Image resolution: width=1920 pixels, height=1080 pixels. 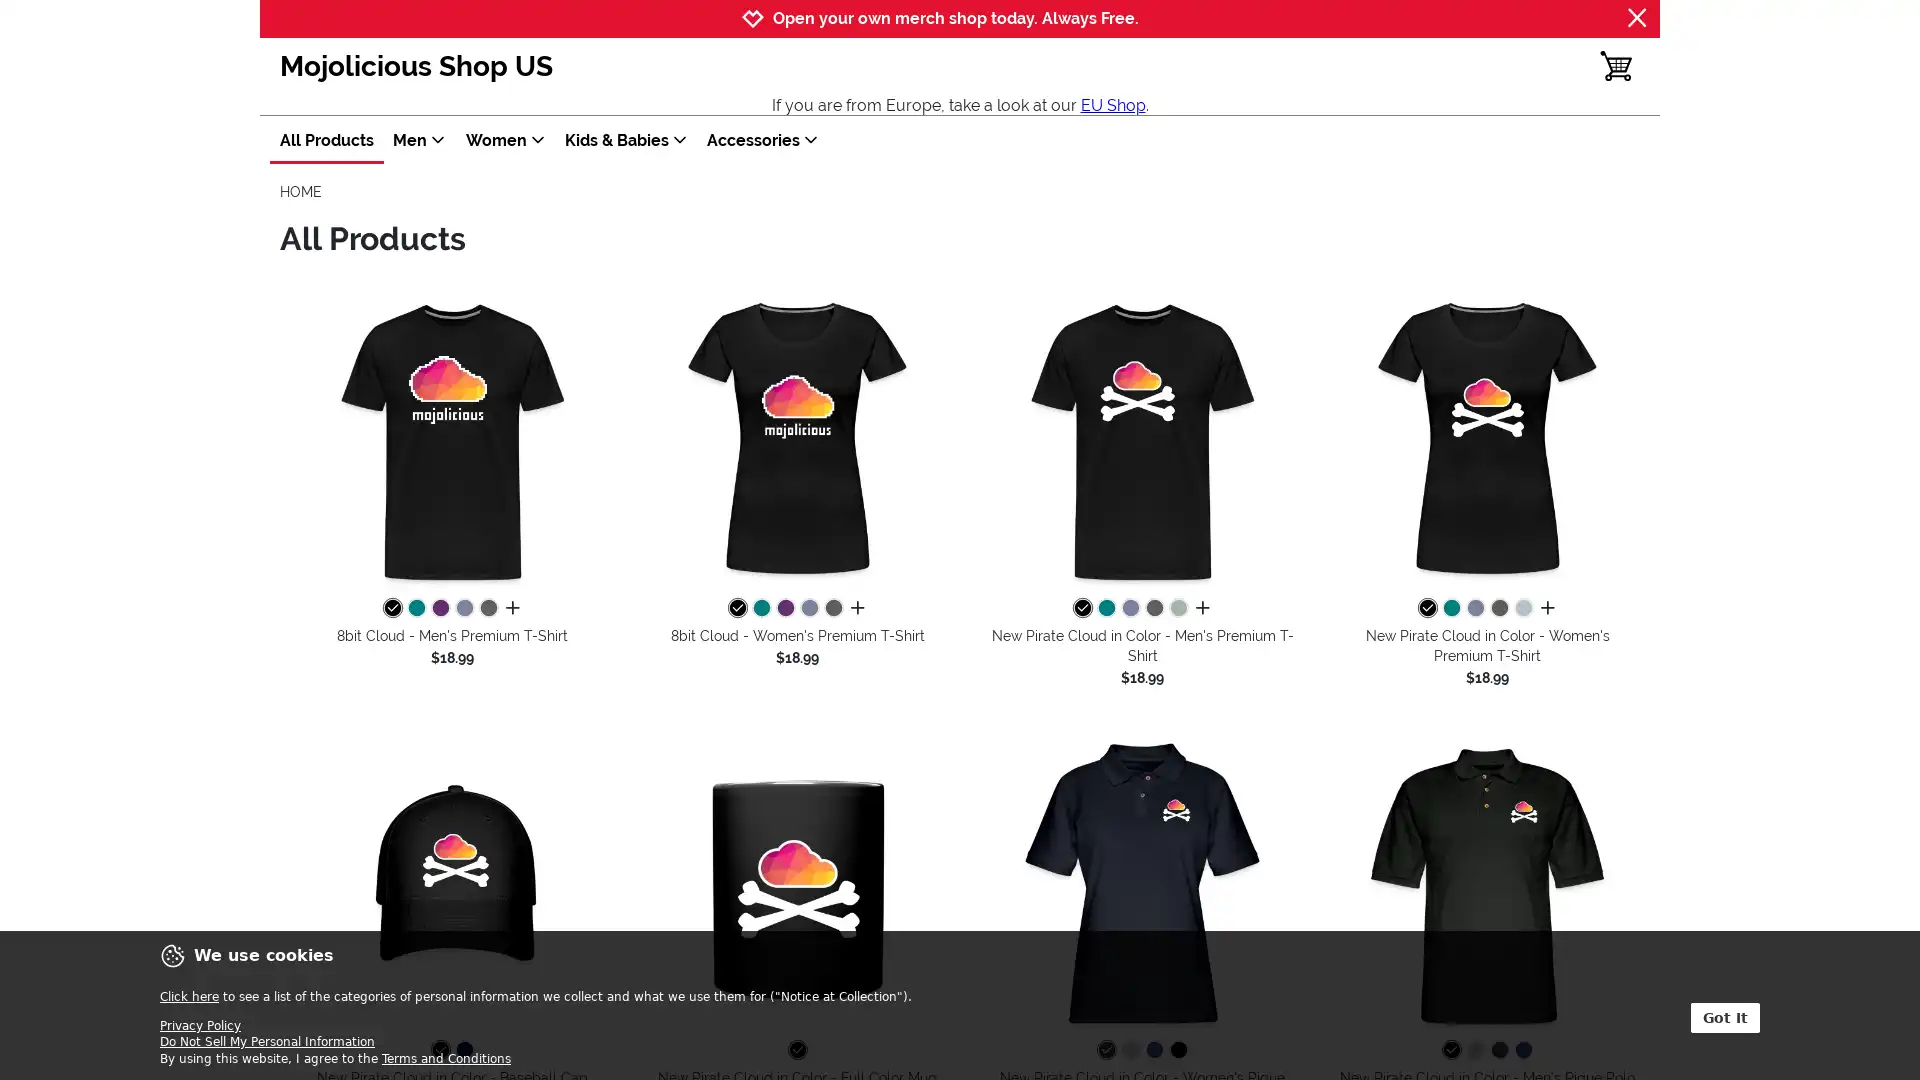 What do you see at coordinates (1129, 1050) in the screenshot?
I see `heather gray` at bounding box center [1129, 1050].